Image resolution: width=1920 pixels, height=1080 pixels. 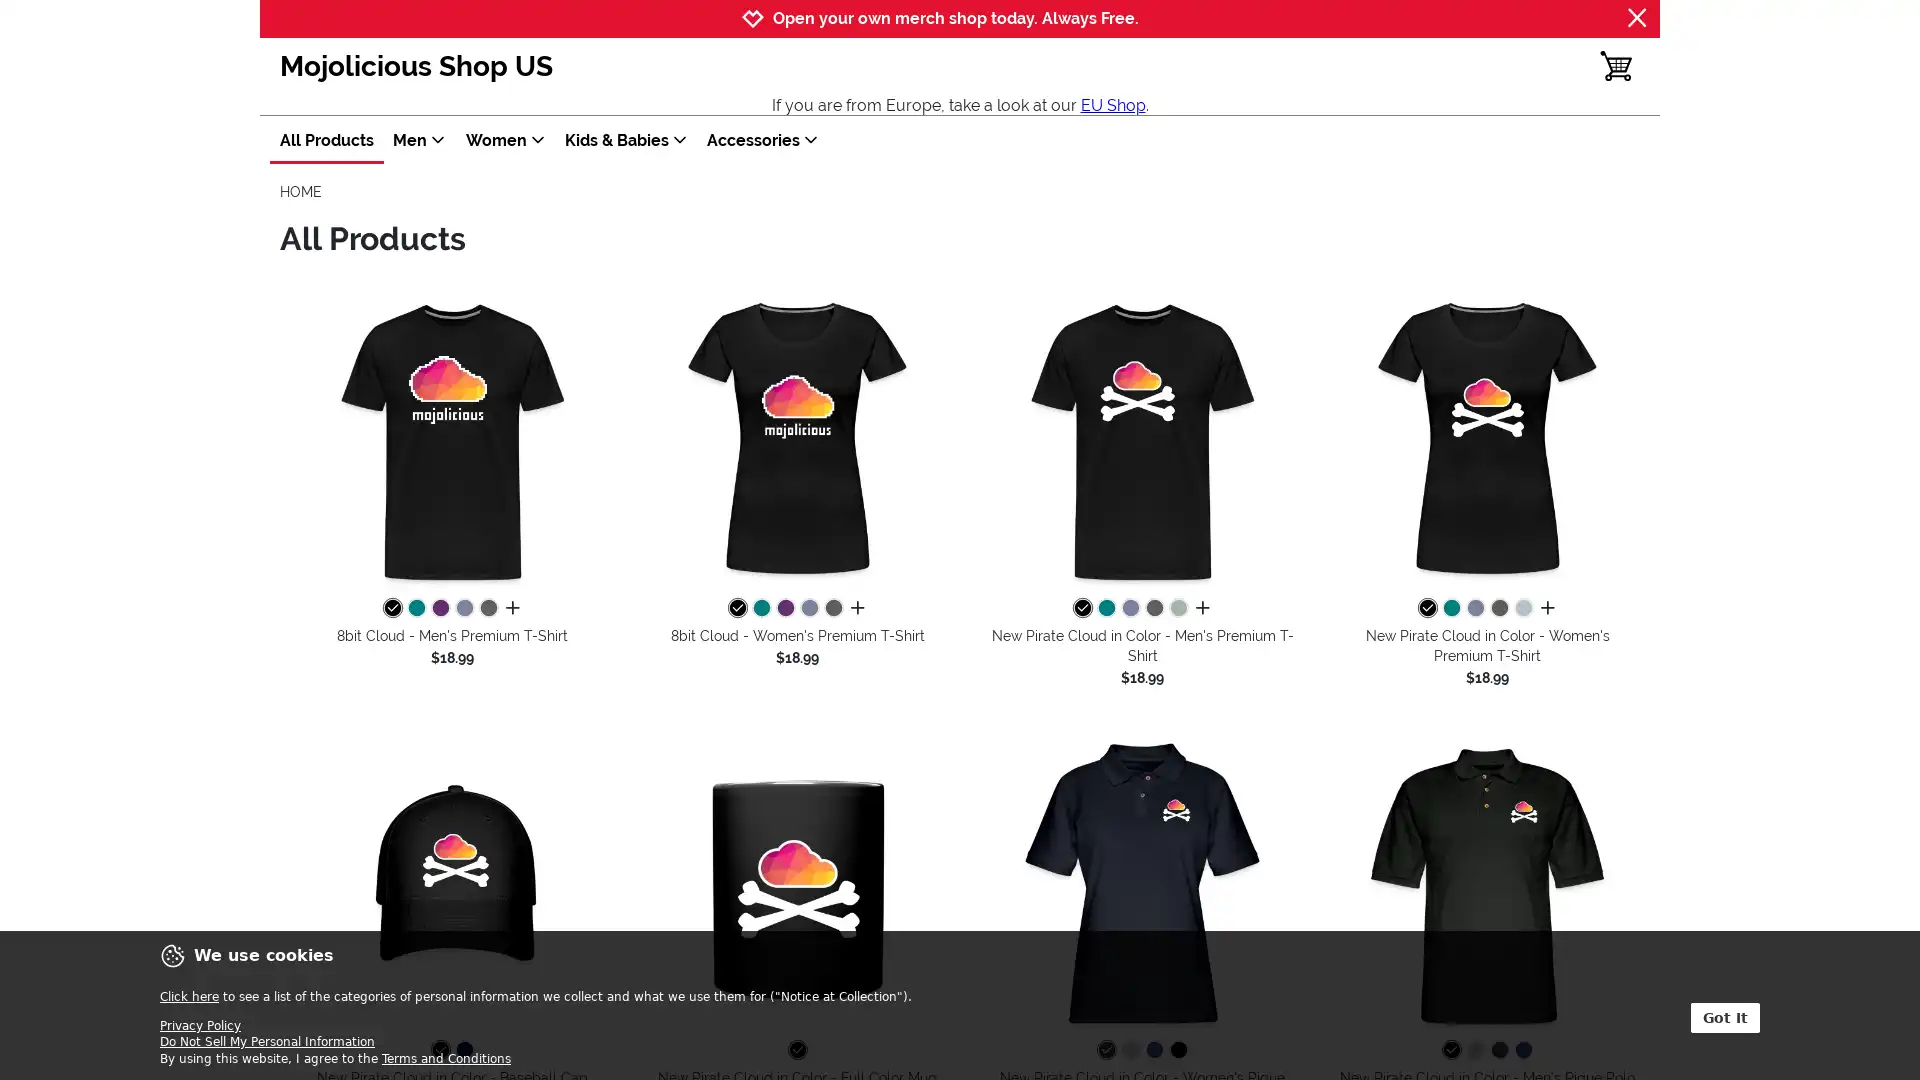 What do you see at coordinates (1129, 1050) in the screenshot?
I see `heather gray` at bounding box center [1129, 1050].